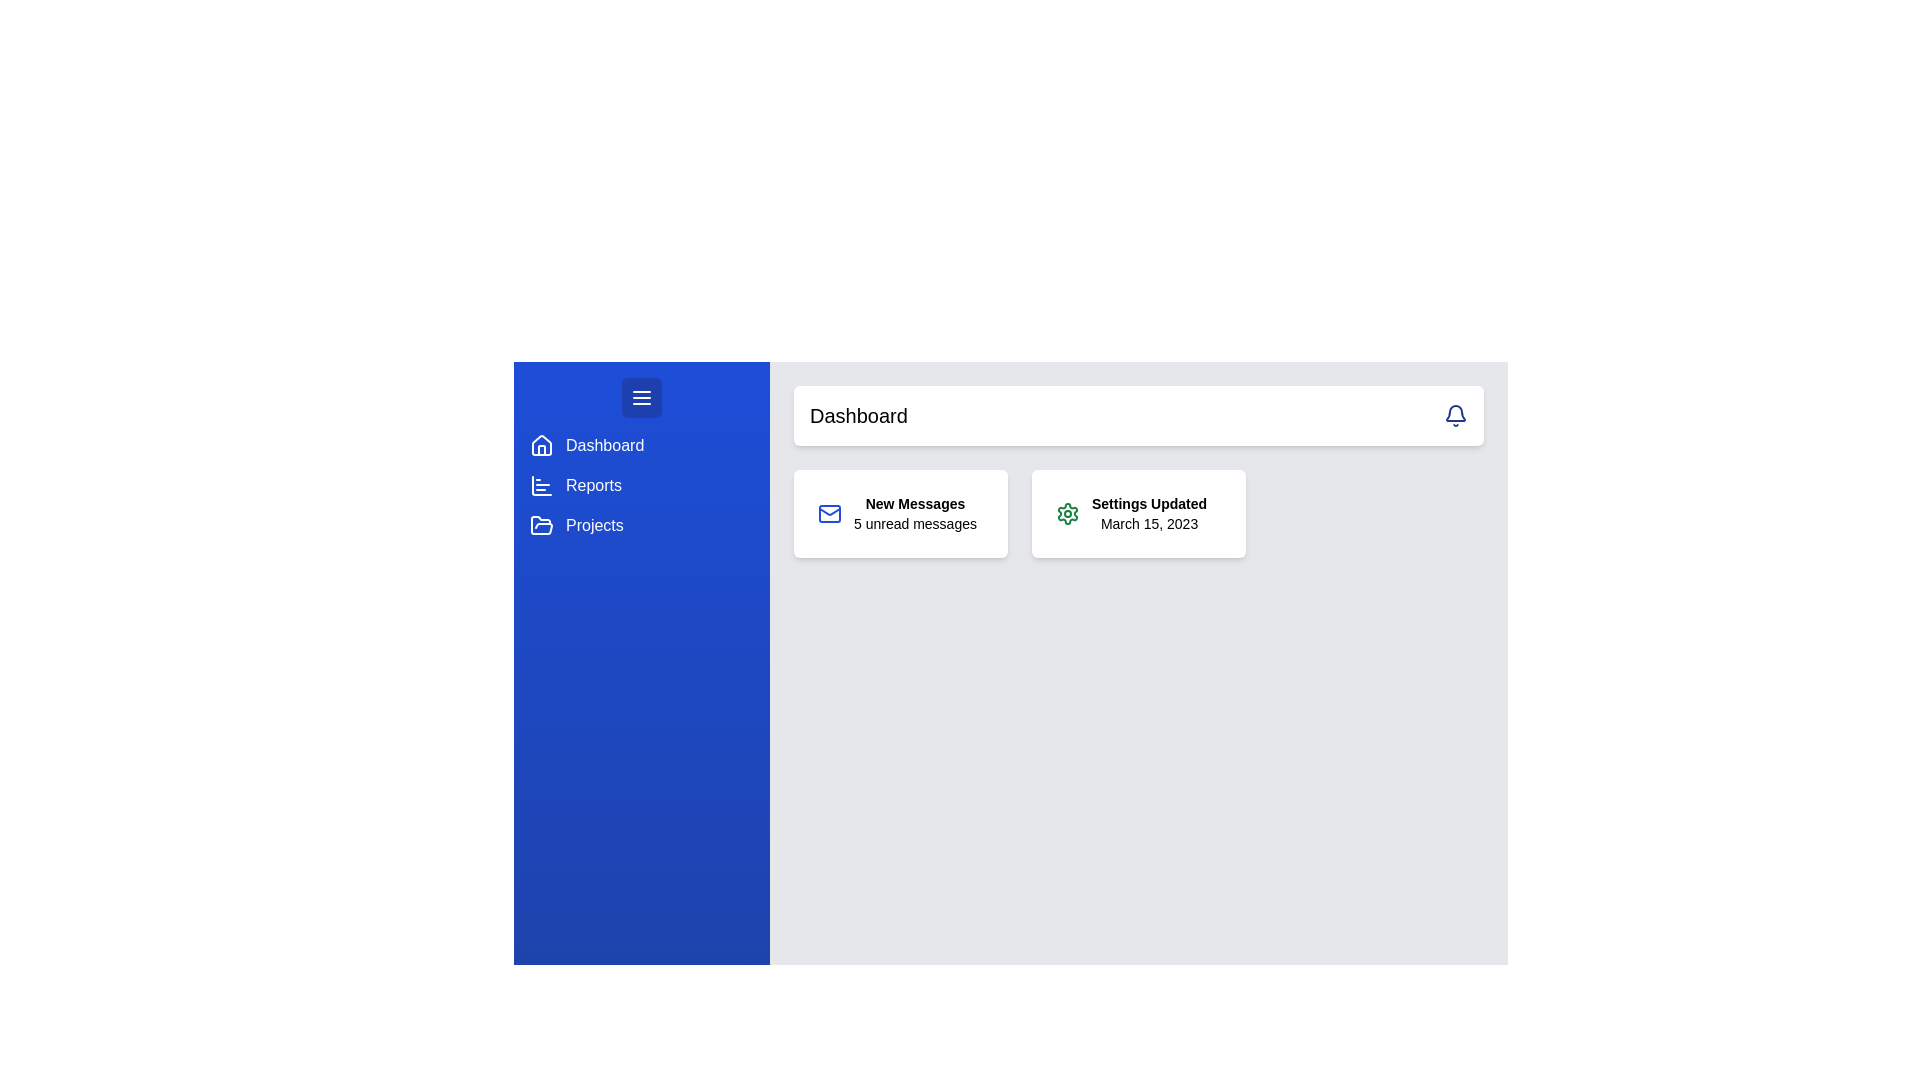 Image resolution: width=1920 pixels, height=1080 pixels. I want to click on the 'Projects' menu item, so click(642, 524).